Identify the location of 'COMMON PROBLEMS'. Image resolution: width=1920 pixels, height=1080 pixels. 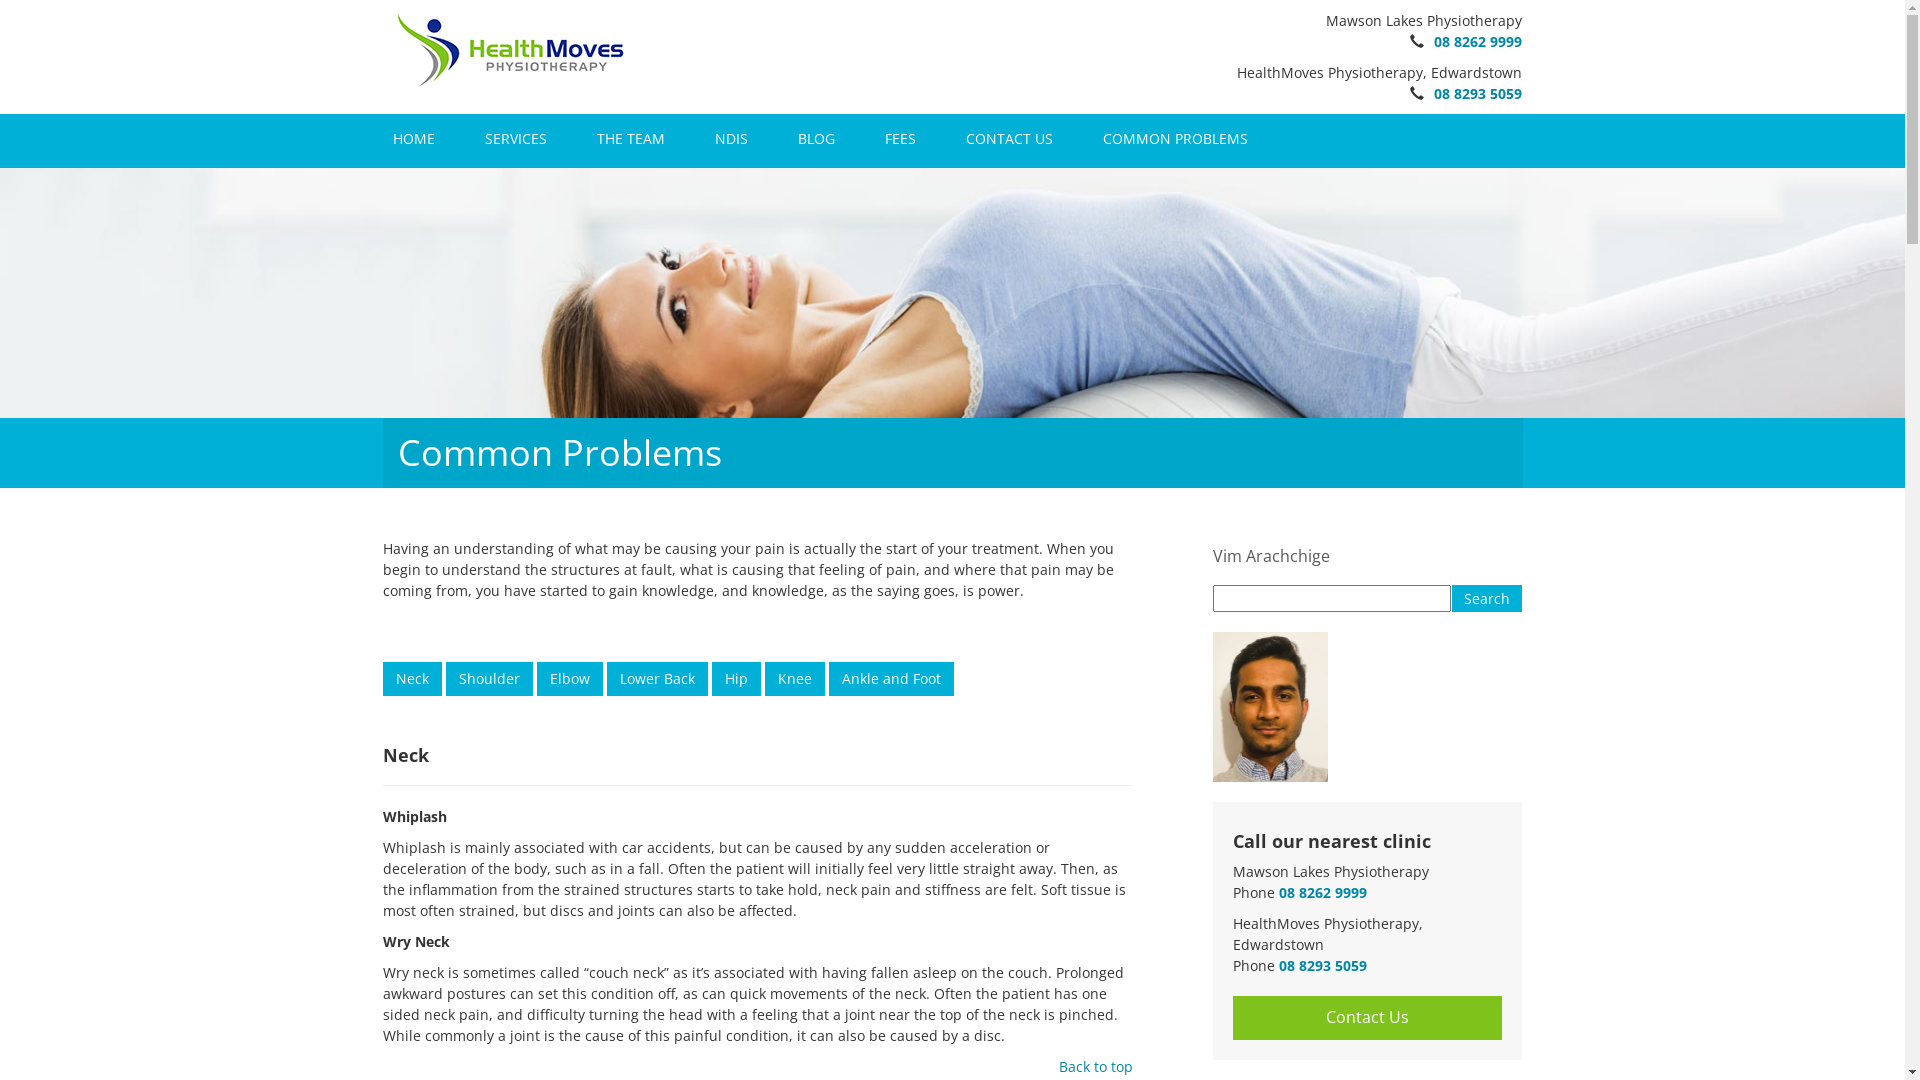
(1174, 137).